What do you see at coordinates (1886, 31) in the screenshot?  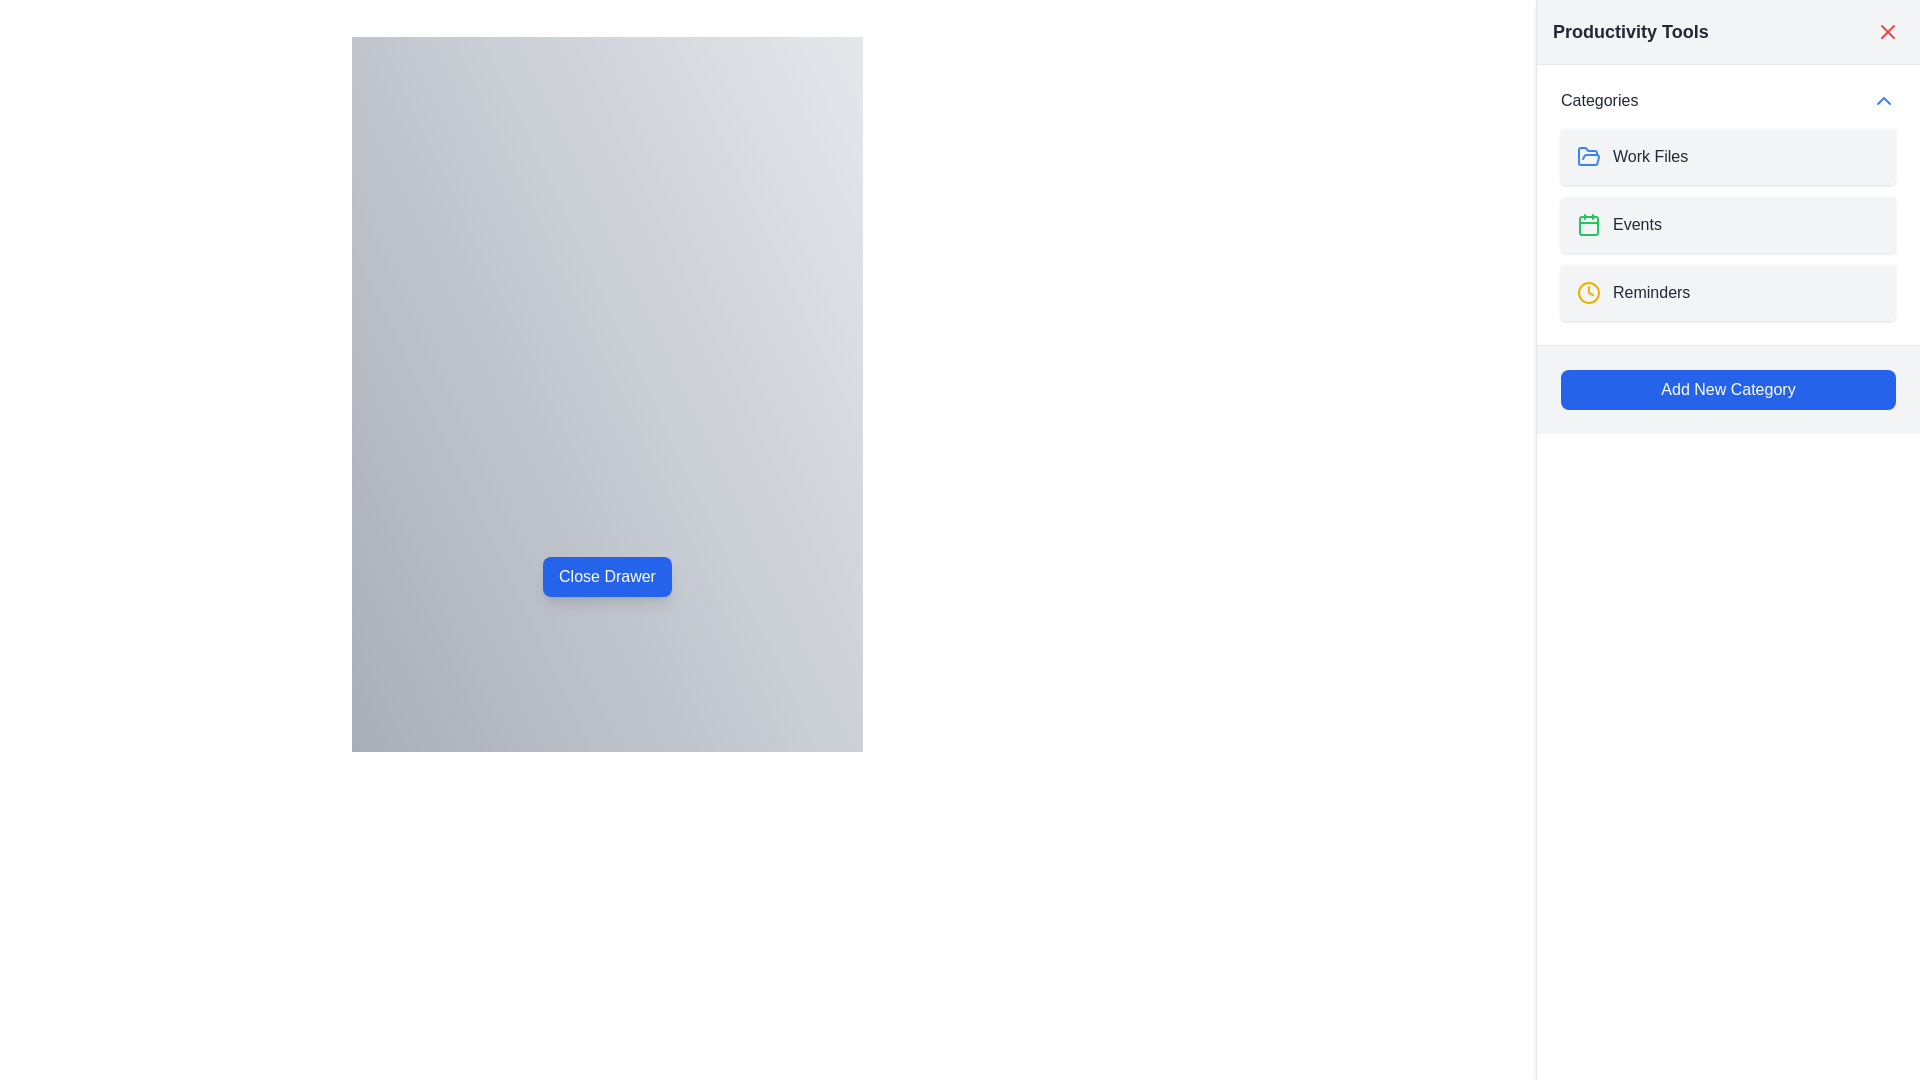 I see `the circular button with a red 'X' icon located on the far right of the 'Productivity Tools' header in the sidebar` at bounding box center [1886, 31].